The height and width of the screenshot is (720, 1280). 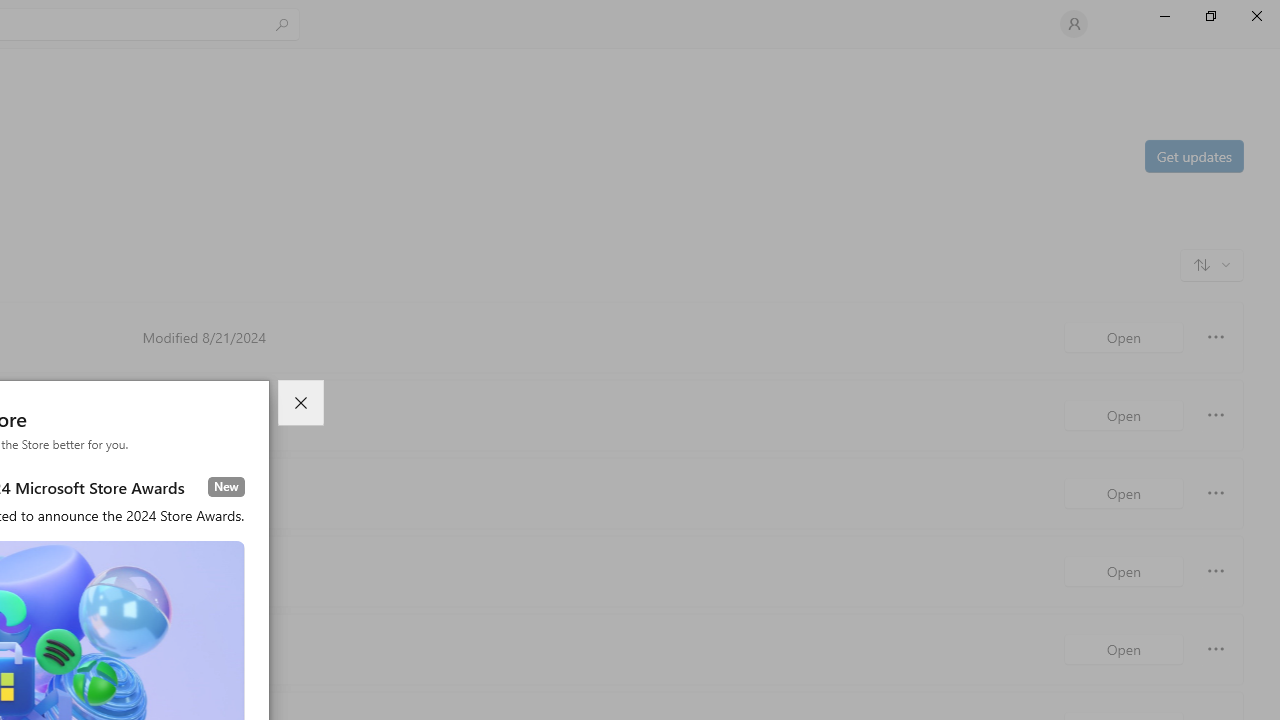 I want to click on 'User profile', so click(x=1072, y=24).